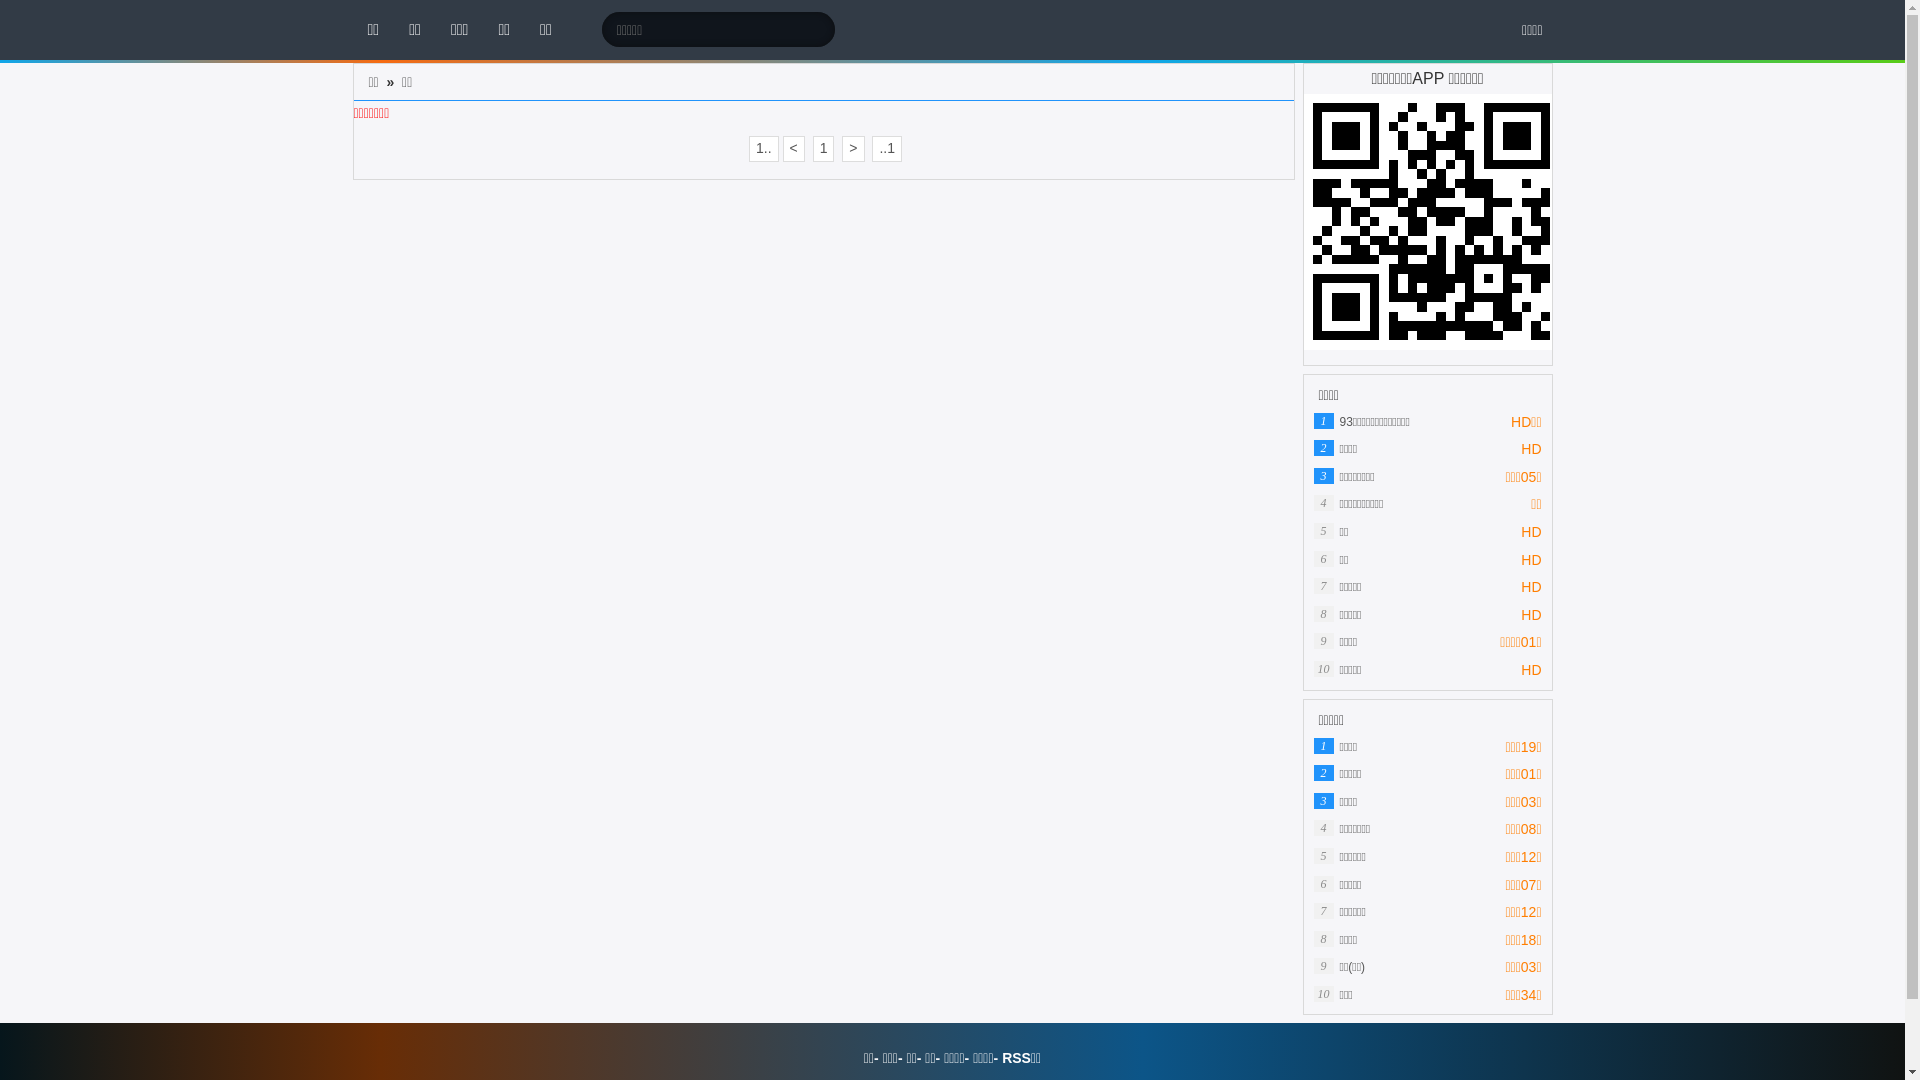 The height and width of the screenshot is (1080, 1920). Describe the element at coordinates (762, 148) in the screenshot. I see `'1..'` at that location.